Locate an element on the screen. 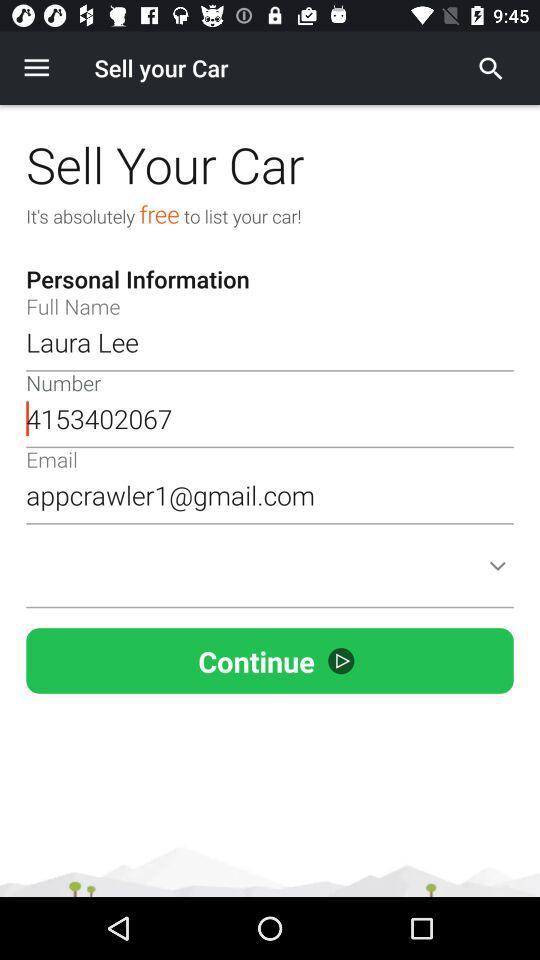 The image size is (540, 960). personal information combo is located at coordinates (270, 578).